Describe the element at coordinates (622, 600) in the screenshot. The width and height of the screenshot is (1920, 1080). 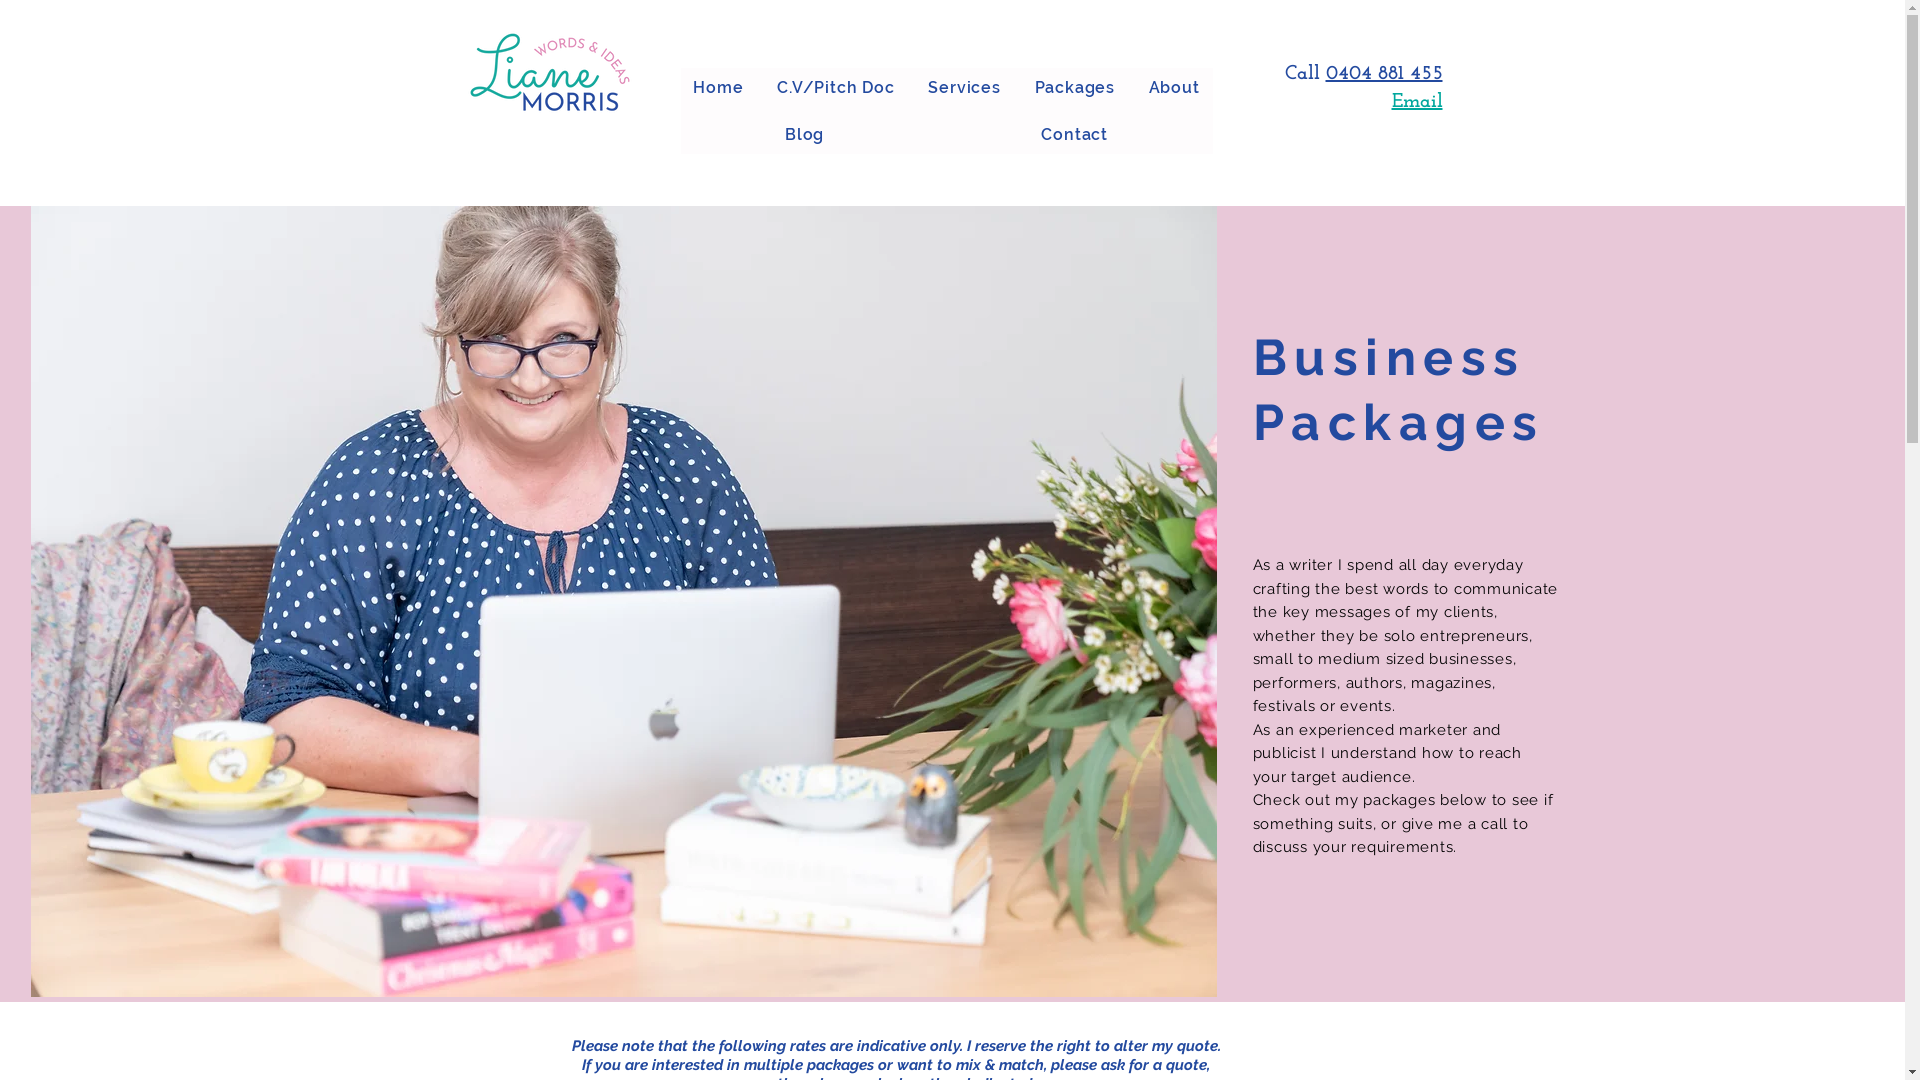
I see `'Liane Morris-Trish Evans Photography-3.j'` at that location.